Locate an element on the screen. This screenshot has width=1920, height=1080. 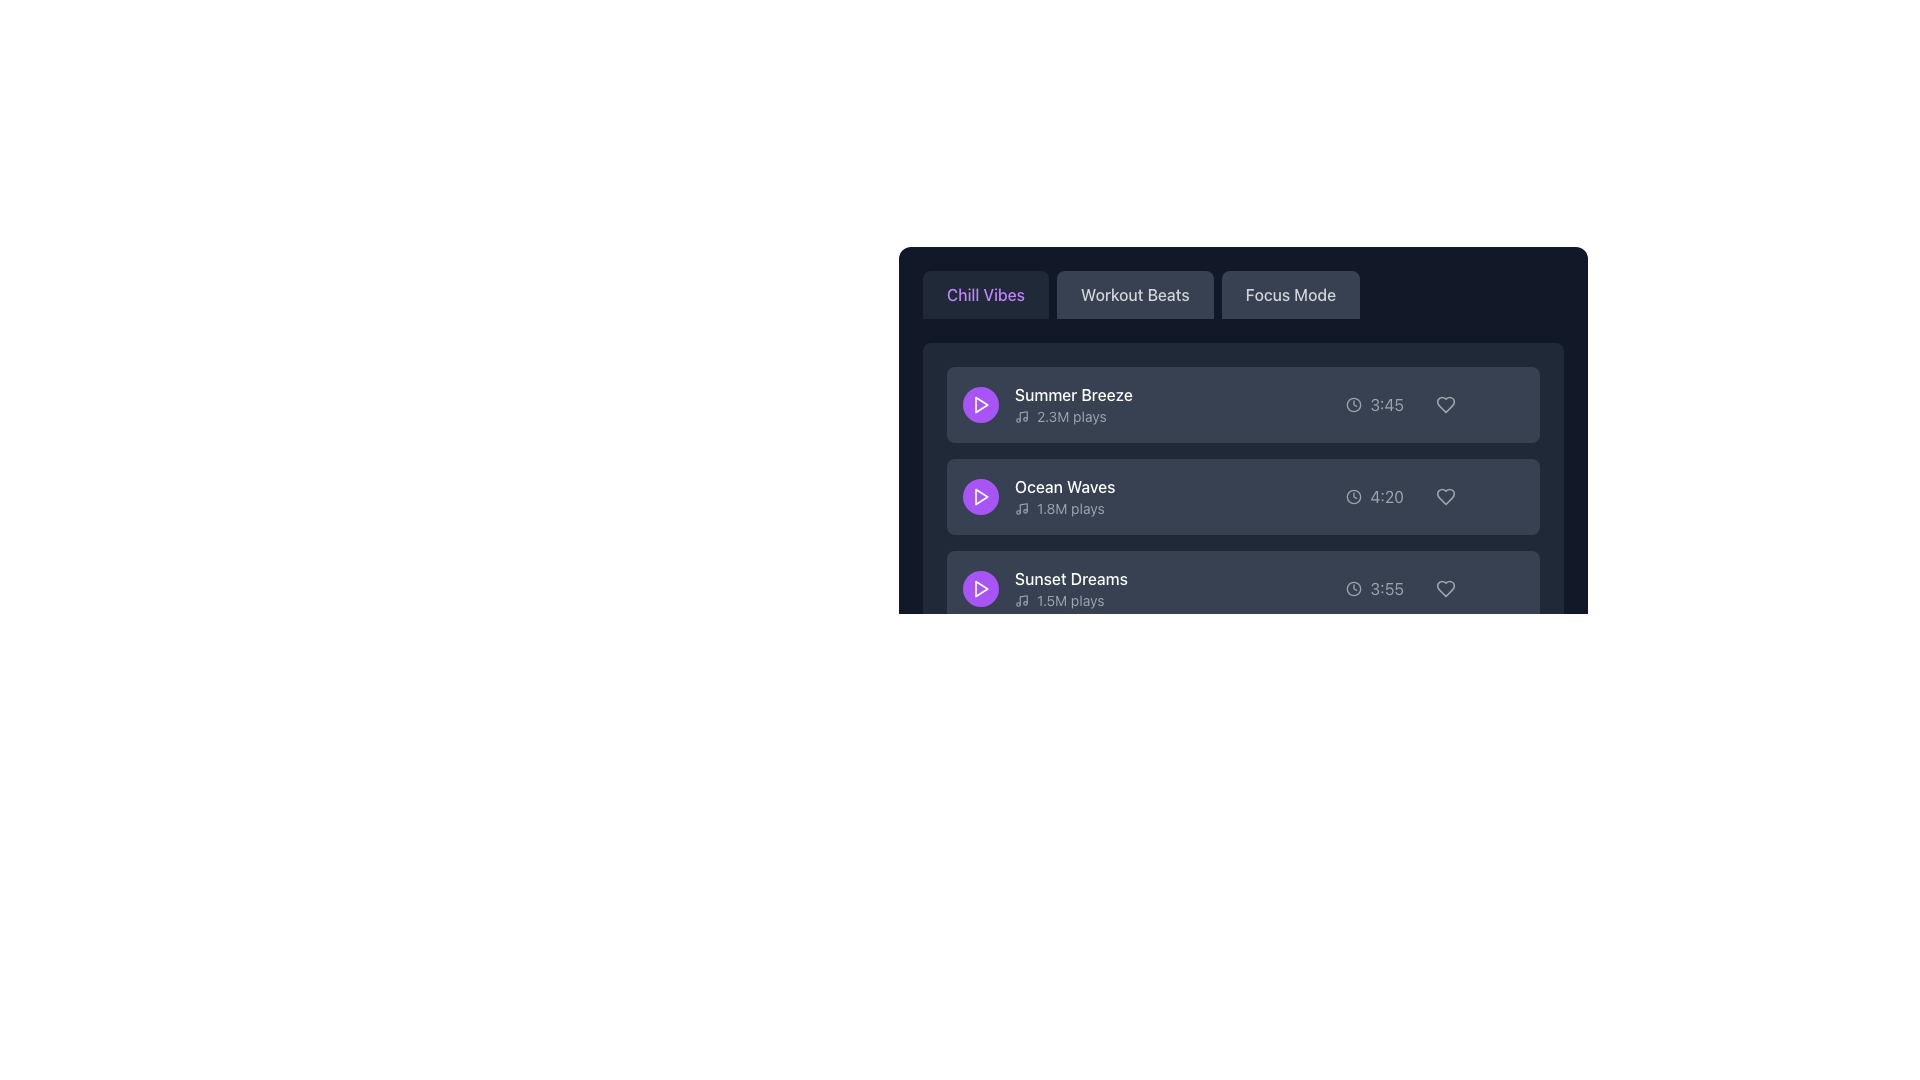
the text label displaying '2.3M plays' with a music note icon, located below 'Summer Breeze' and aligned with the play button is located at coordinates (1072, 415).